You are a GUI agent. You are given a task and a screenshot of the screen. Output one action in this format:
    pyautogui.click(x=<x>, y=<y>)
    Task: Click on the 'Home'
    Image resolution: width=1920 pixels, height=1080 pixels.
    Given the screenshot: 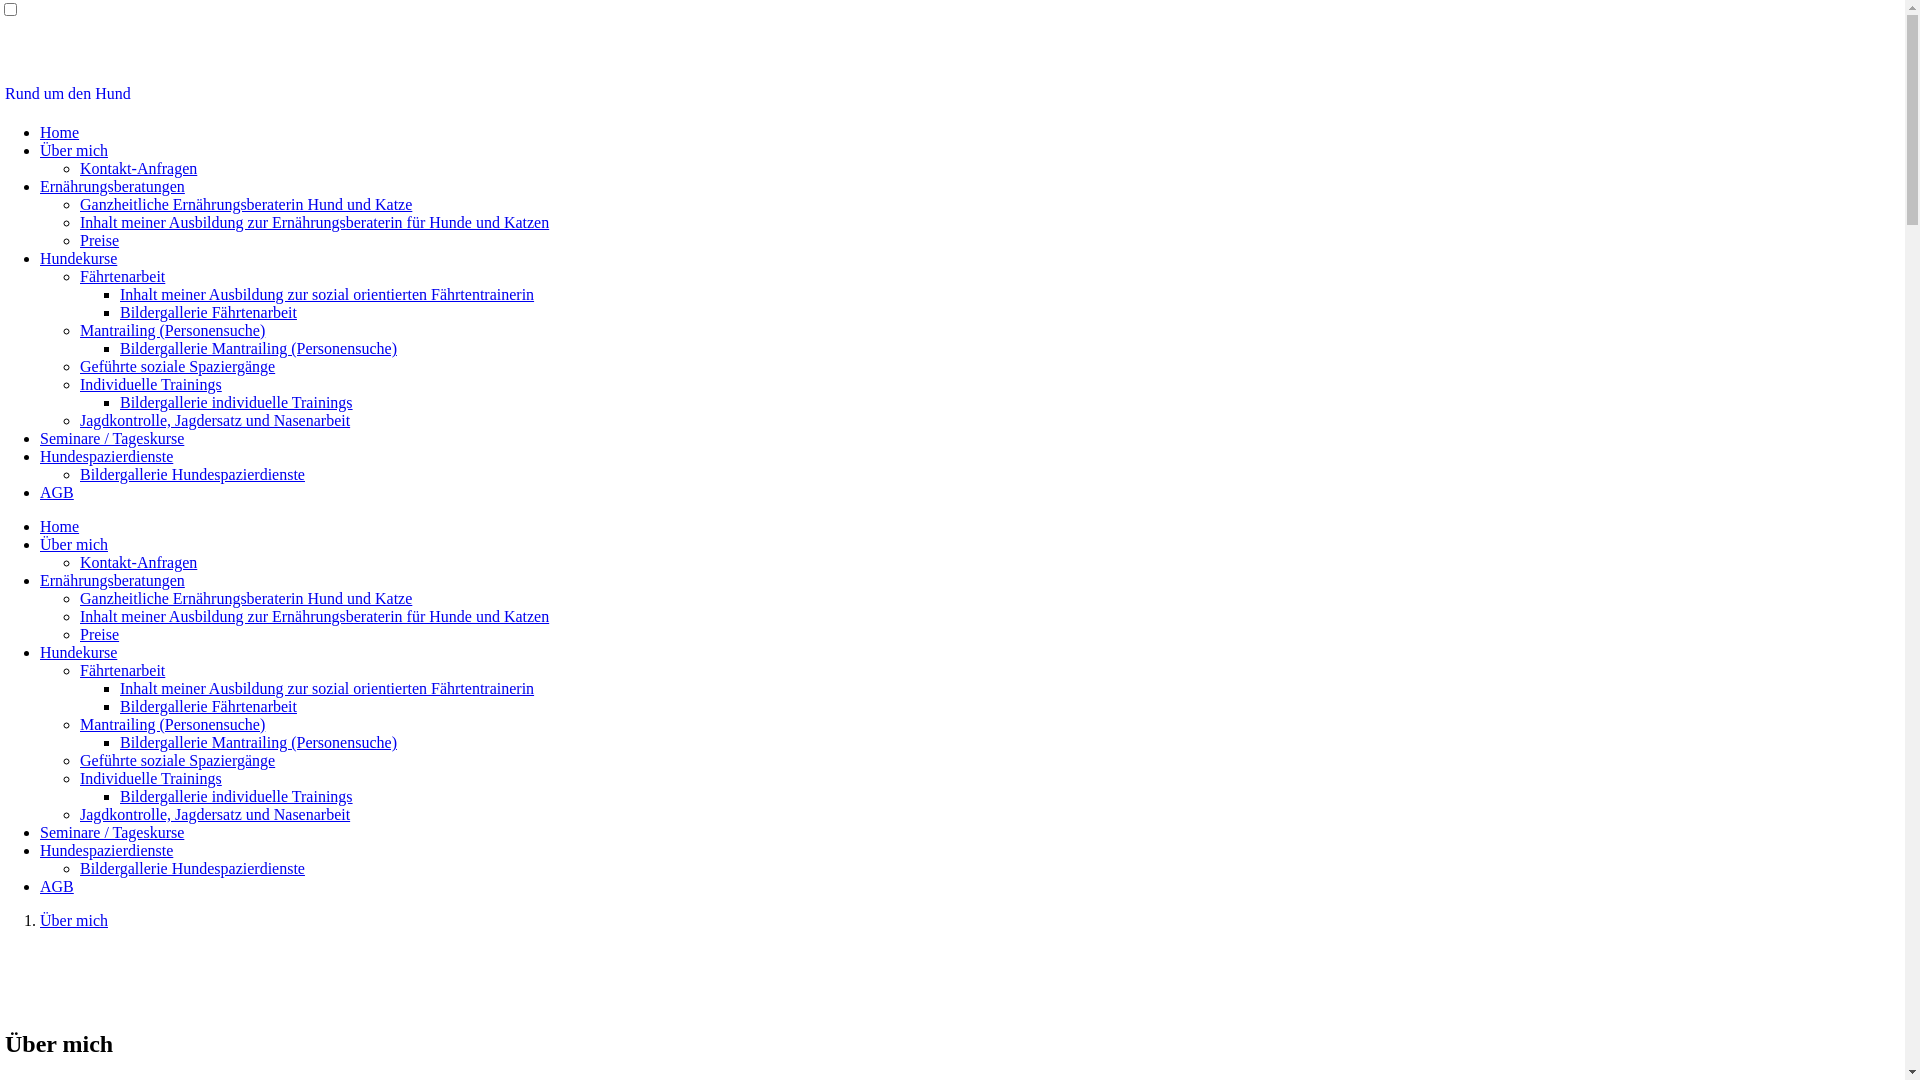 What is the action you would take?
    pyautogui.click(x=59, y=132)
    